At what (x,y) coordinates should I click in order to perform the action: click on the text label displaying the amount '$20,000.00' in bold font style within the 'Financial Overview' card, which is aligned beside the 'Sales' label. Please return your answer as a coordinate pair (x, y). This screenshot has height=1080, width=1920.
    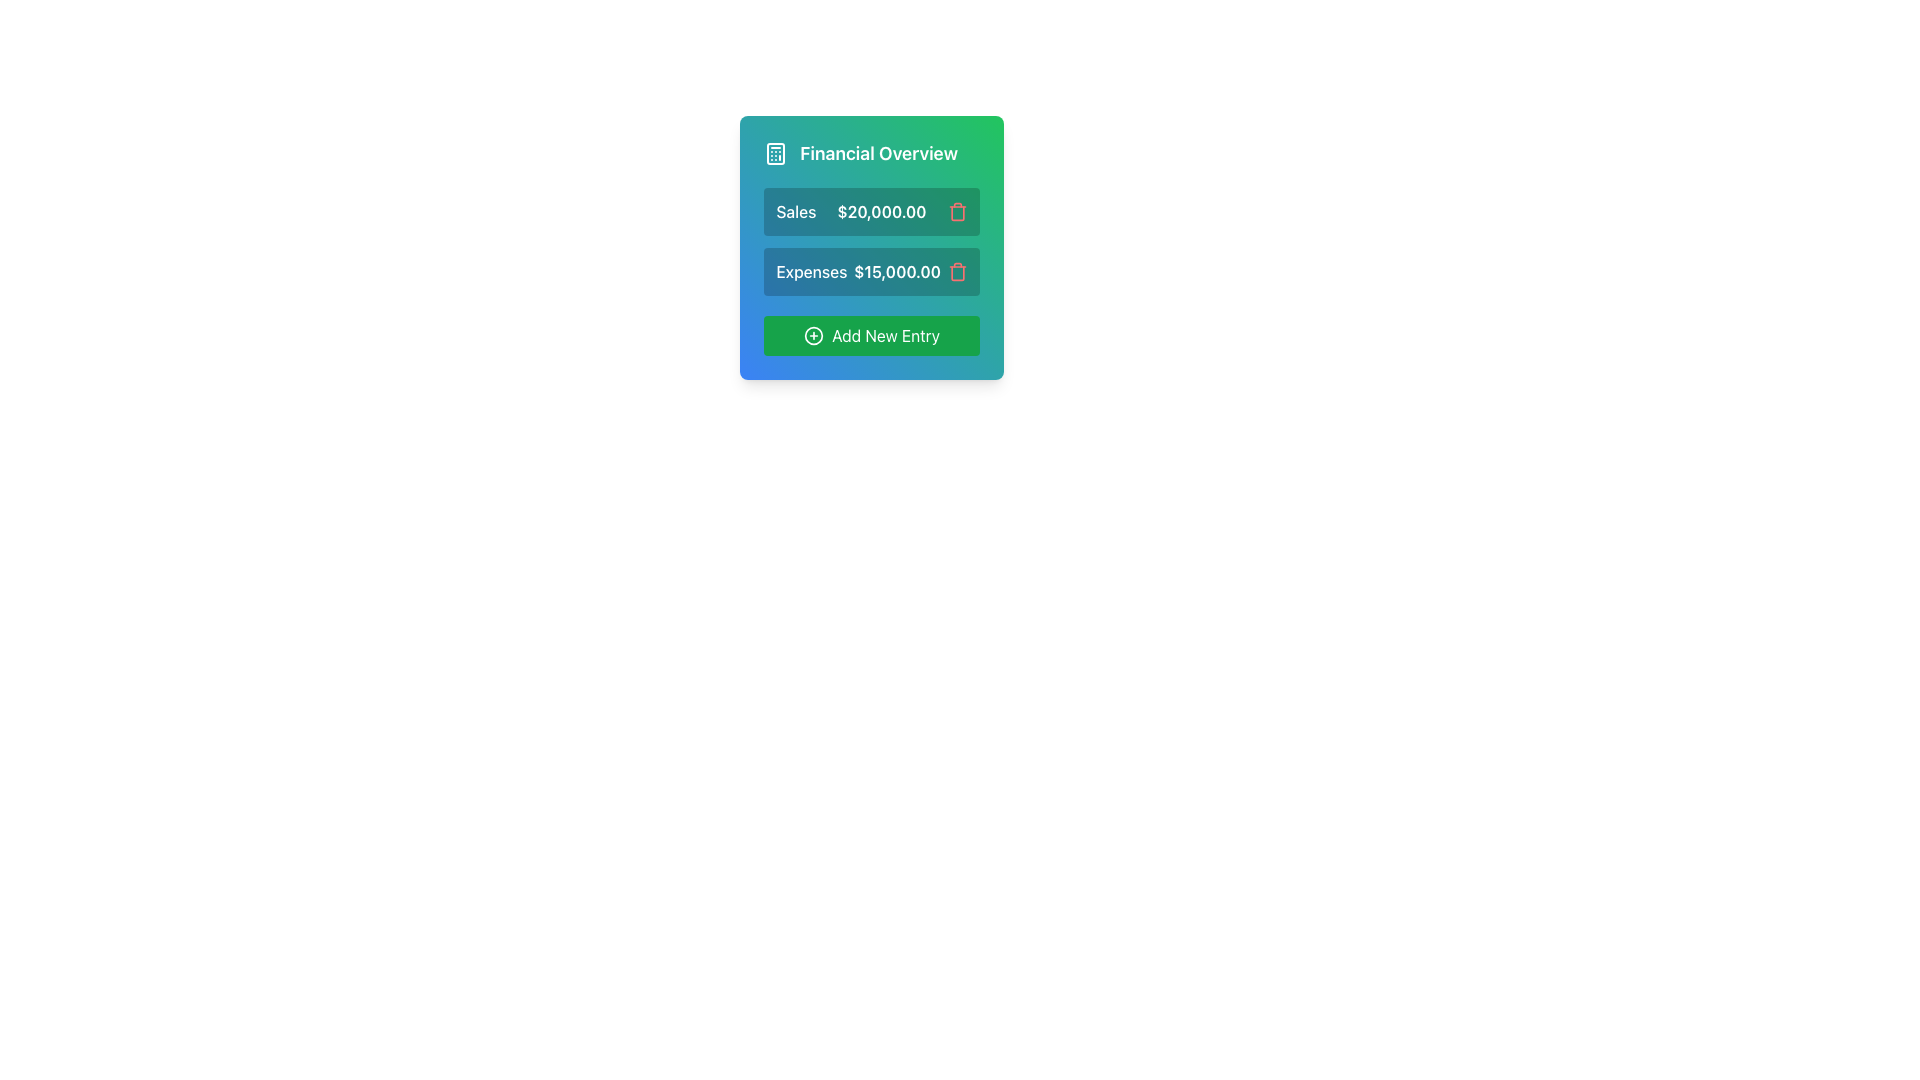
    Looking at the image, I should click on (881, 212).